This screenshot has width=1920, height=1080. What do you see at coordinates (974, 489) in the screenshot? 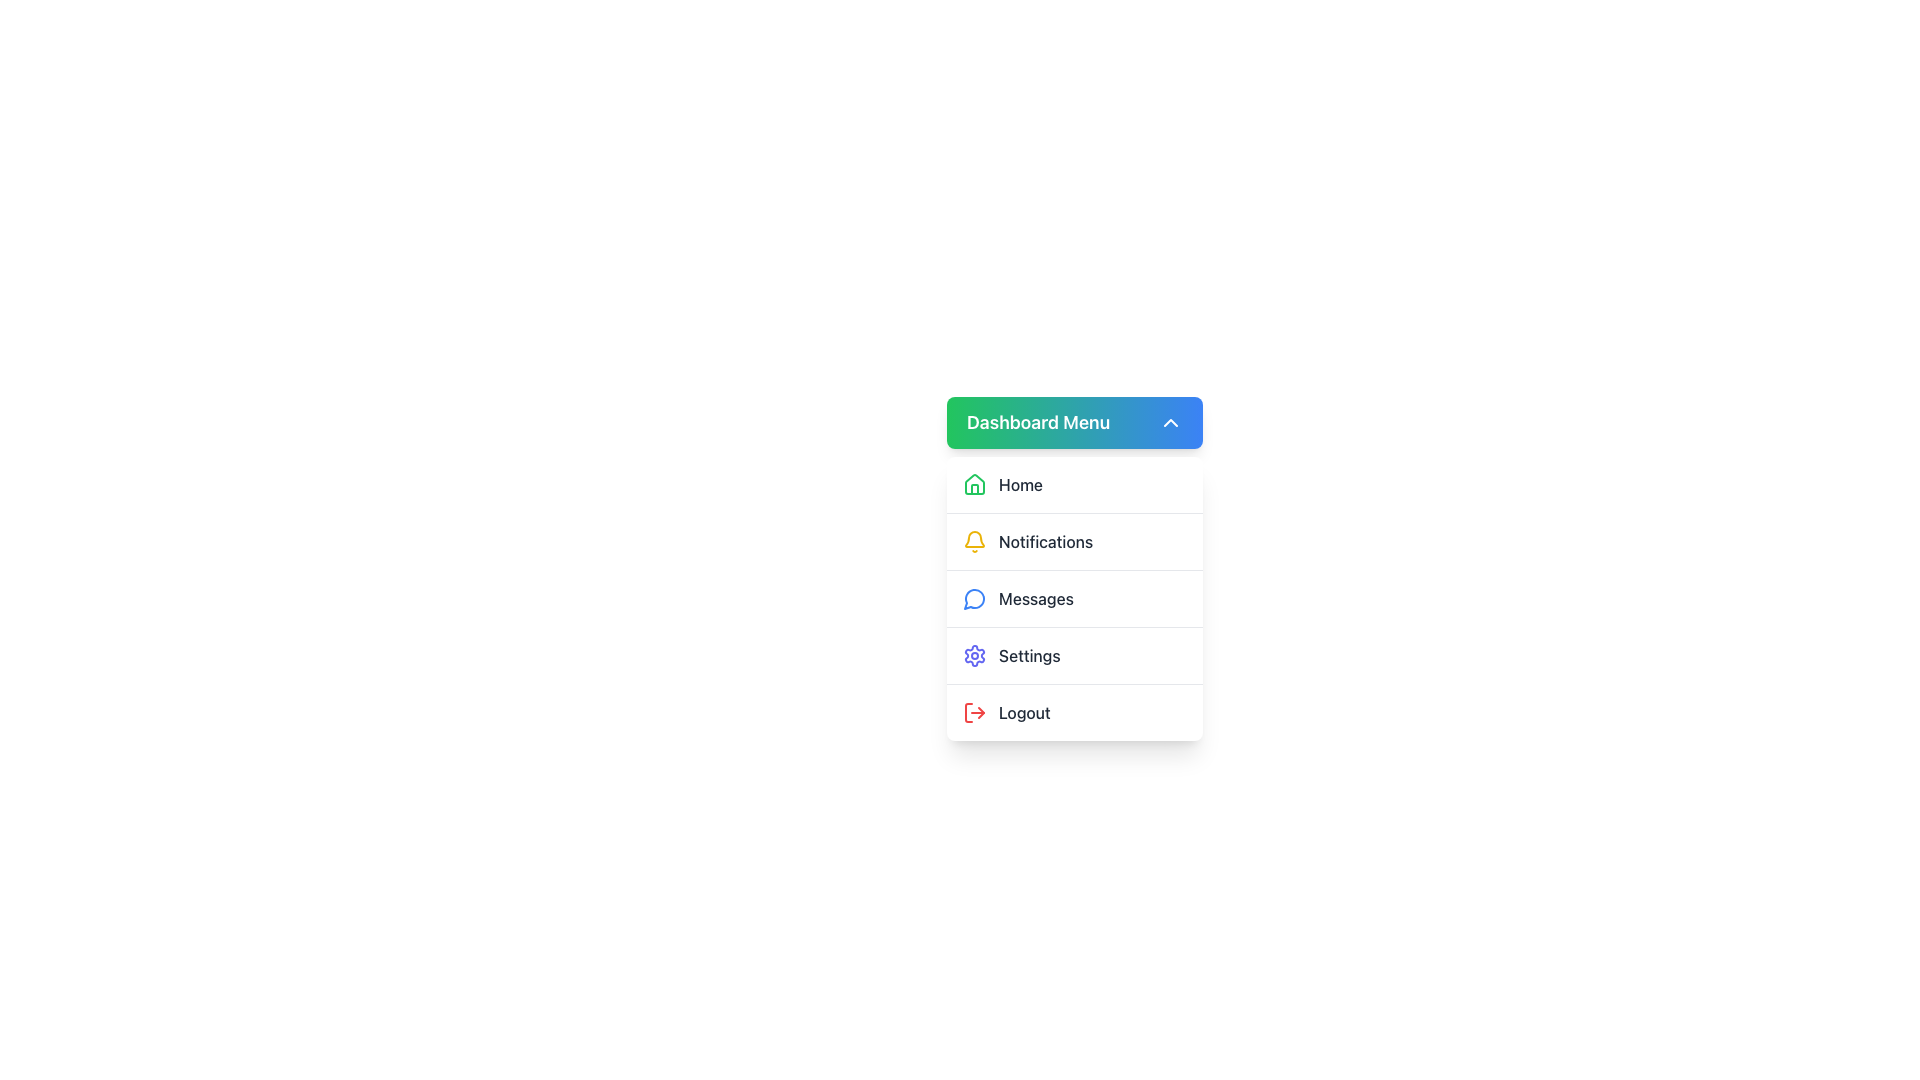
I see `the doorway element of the house icon, which is the lower rectangular component in the SVG representation of the 'Home' menu item` at bounding box center [974, 489].